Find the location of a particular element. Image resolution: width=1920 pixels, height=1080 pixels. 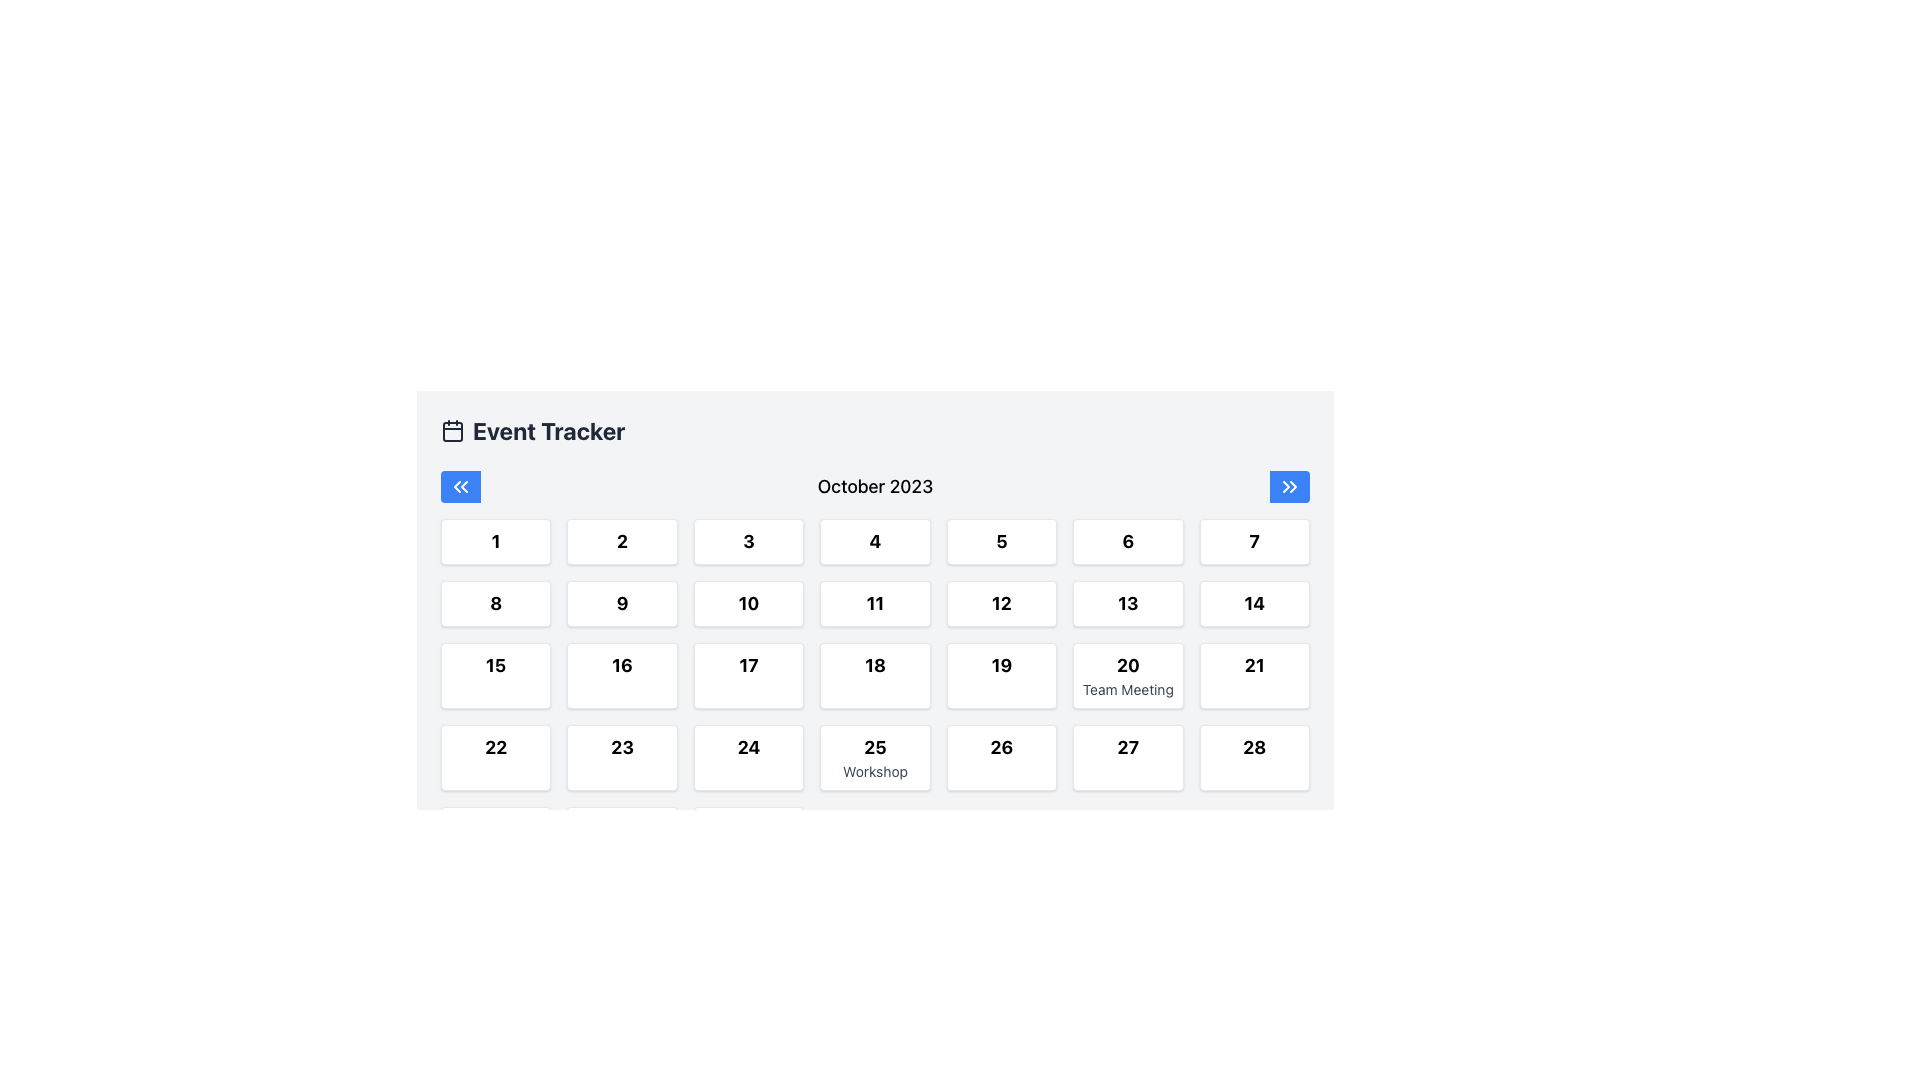

the static text element displaying the number '4', which represents the fourth day of the calendar in the grid layout is located at coordinates (875, 542).